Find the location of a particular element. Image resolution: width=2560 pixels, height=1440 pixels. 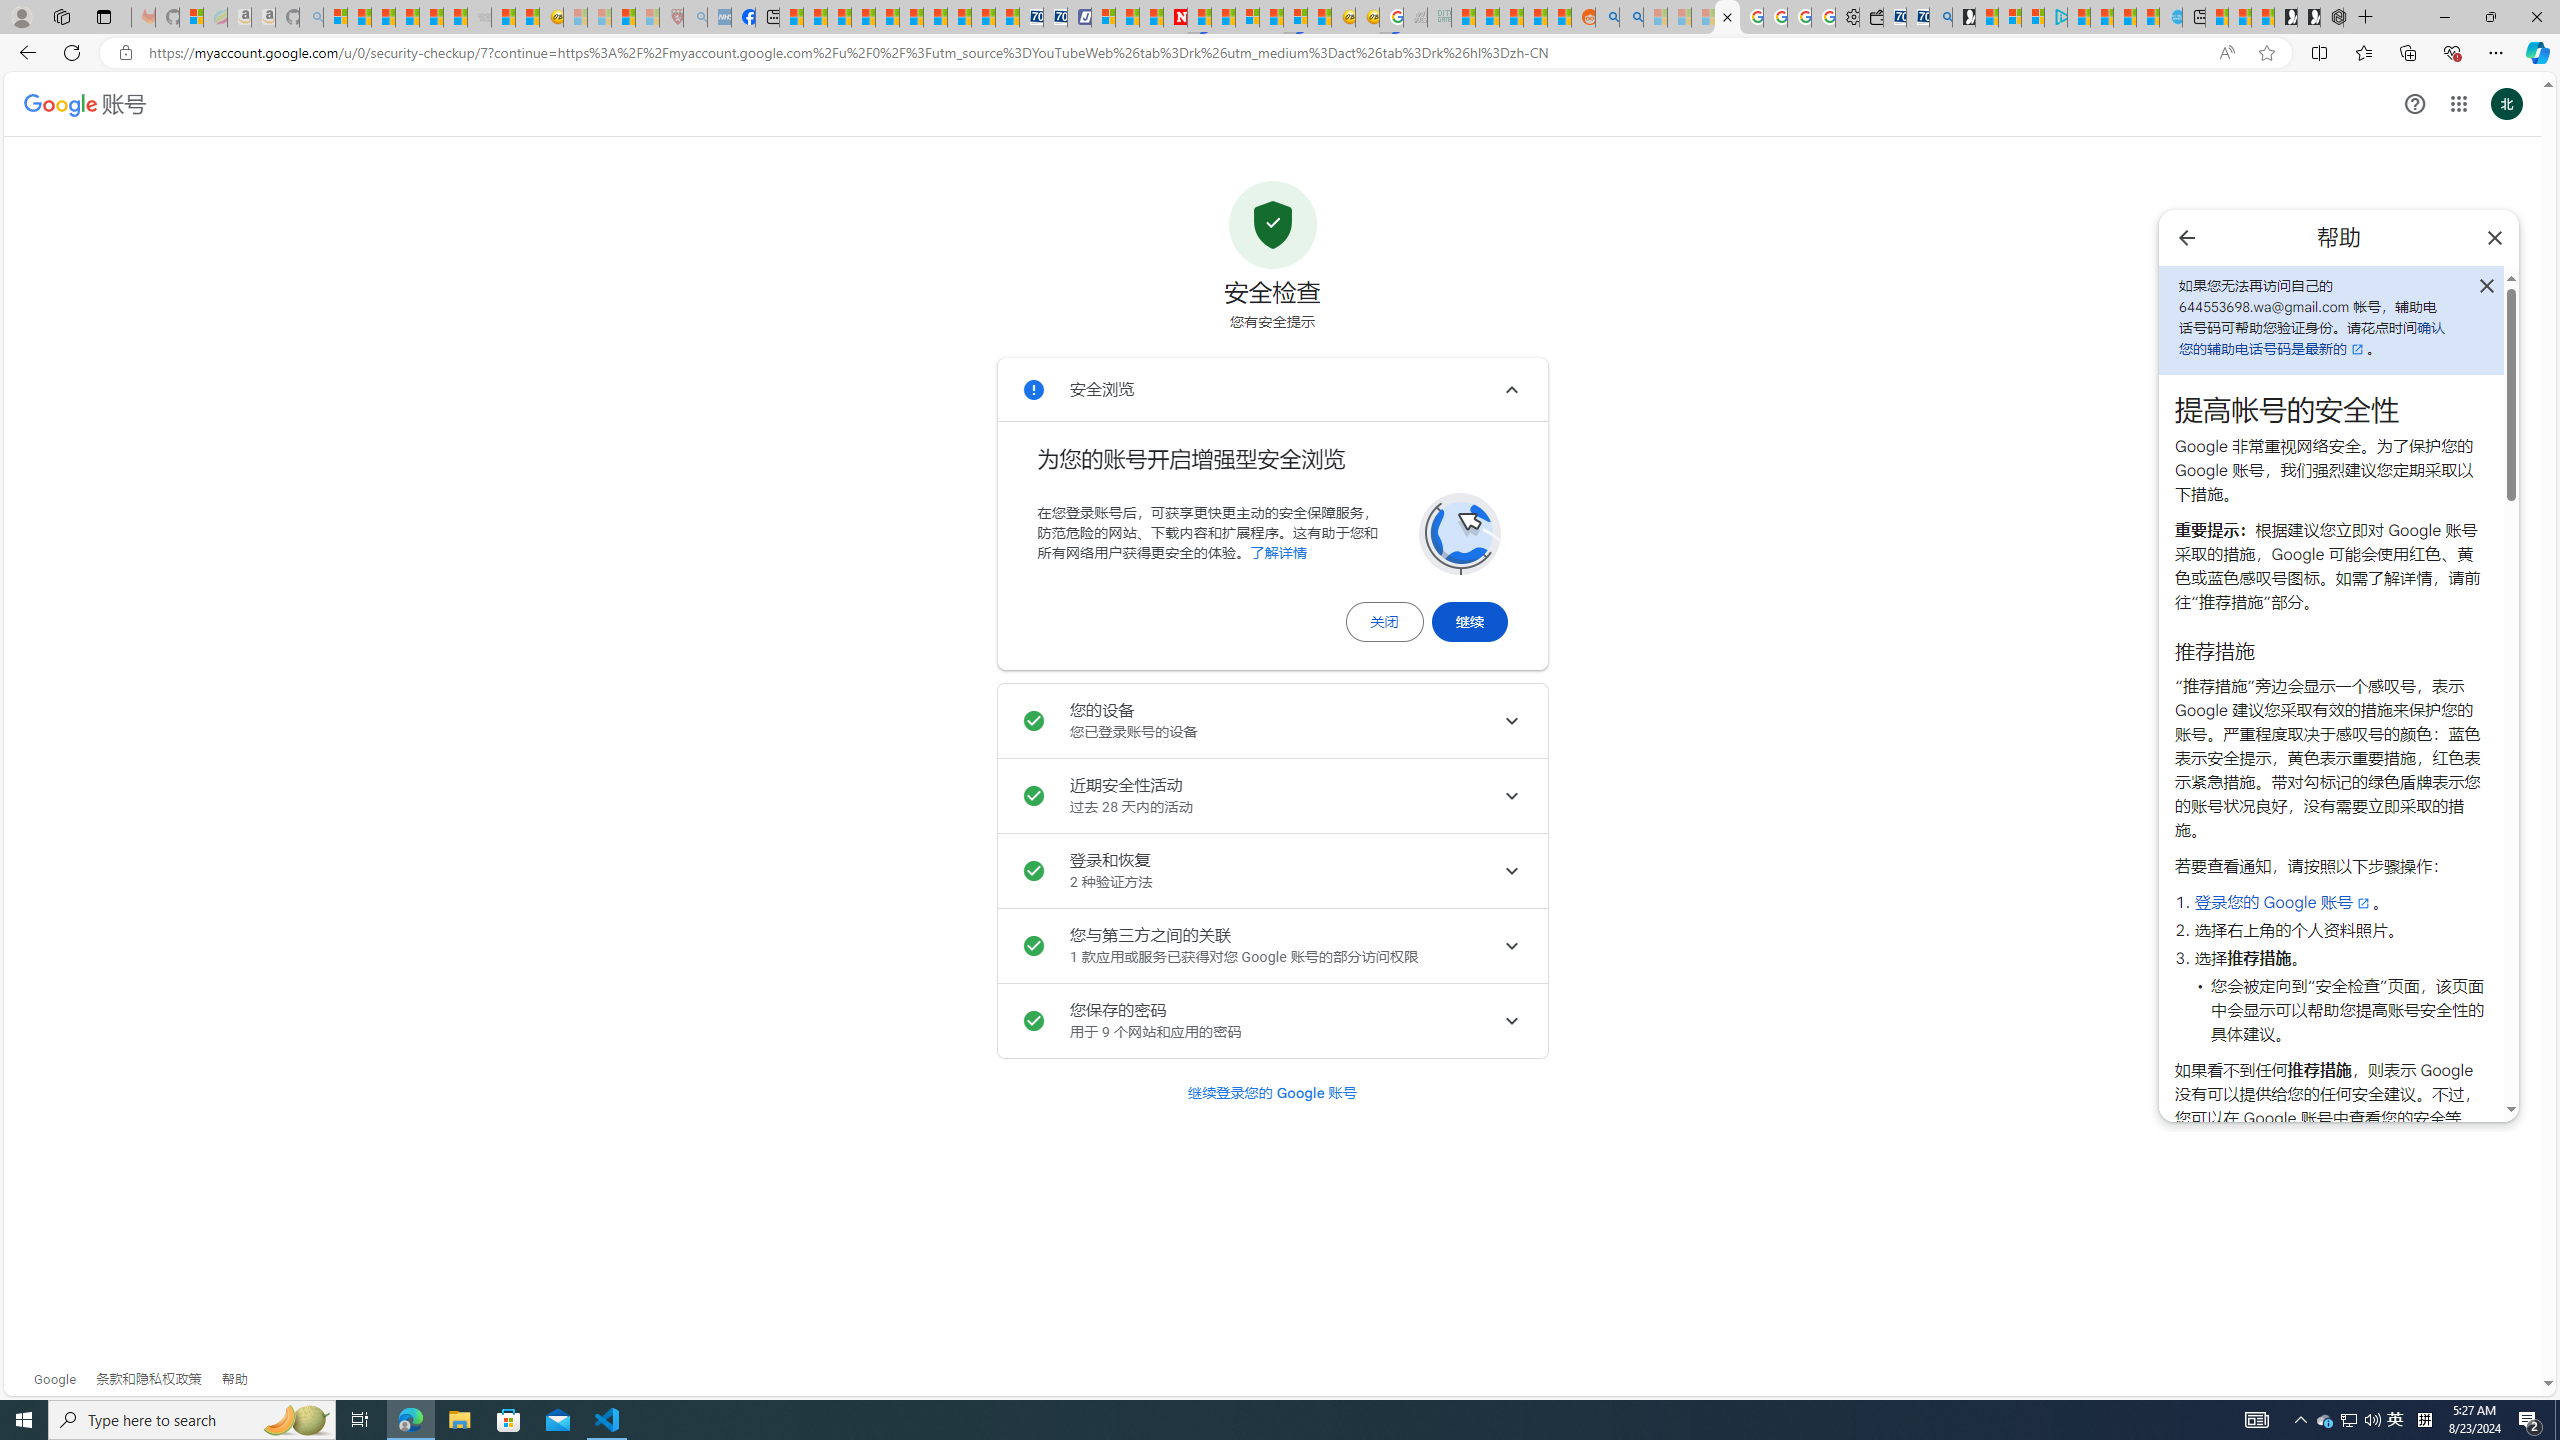

'Climate Damage Becomes Too Severe To Reverse' is located at coordinates (861, 16).